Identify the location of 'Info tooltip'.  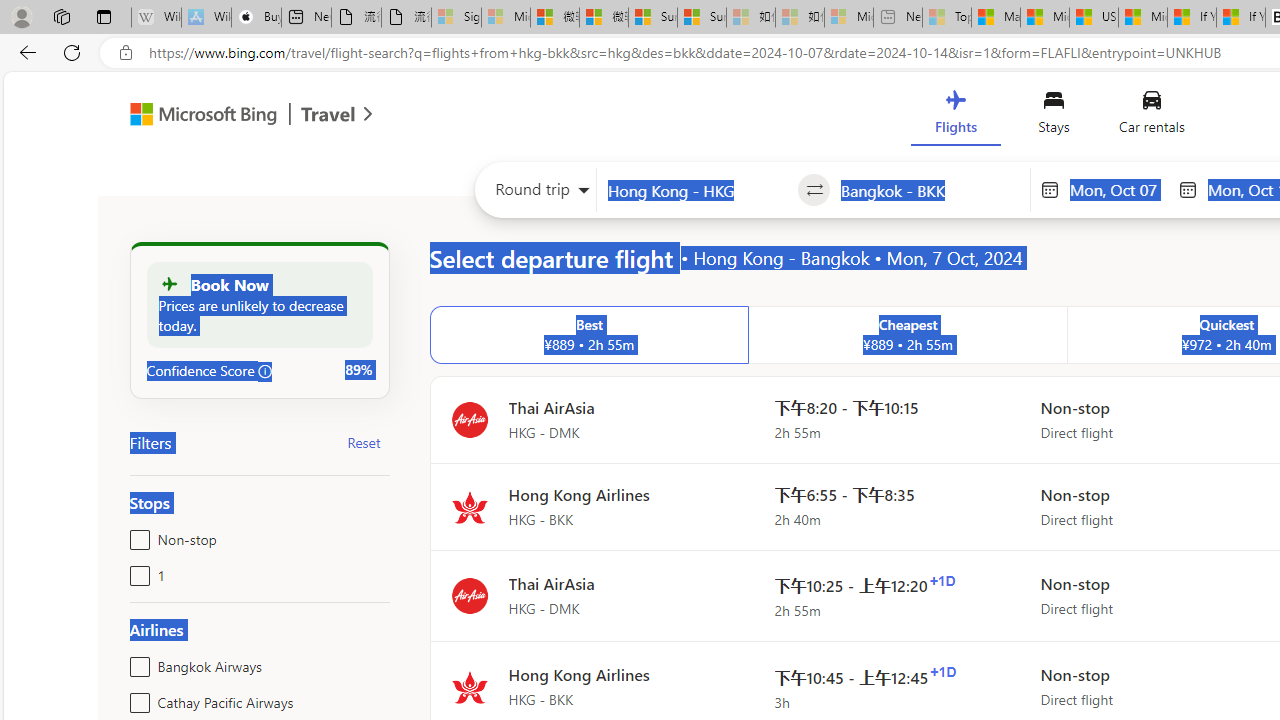
(264, 371).